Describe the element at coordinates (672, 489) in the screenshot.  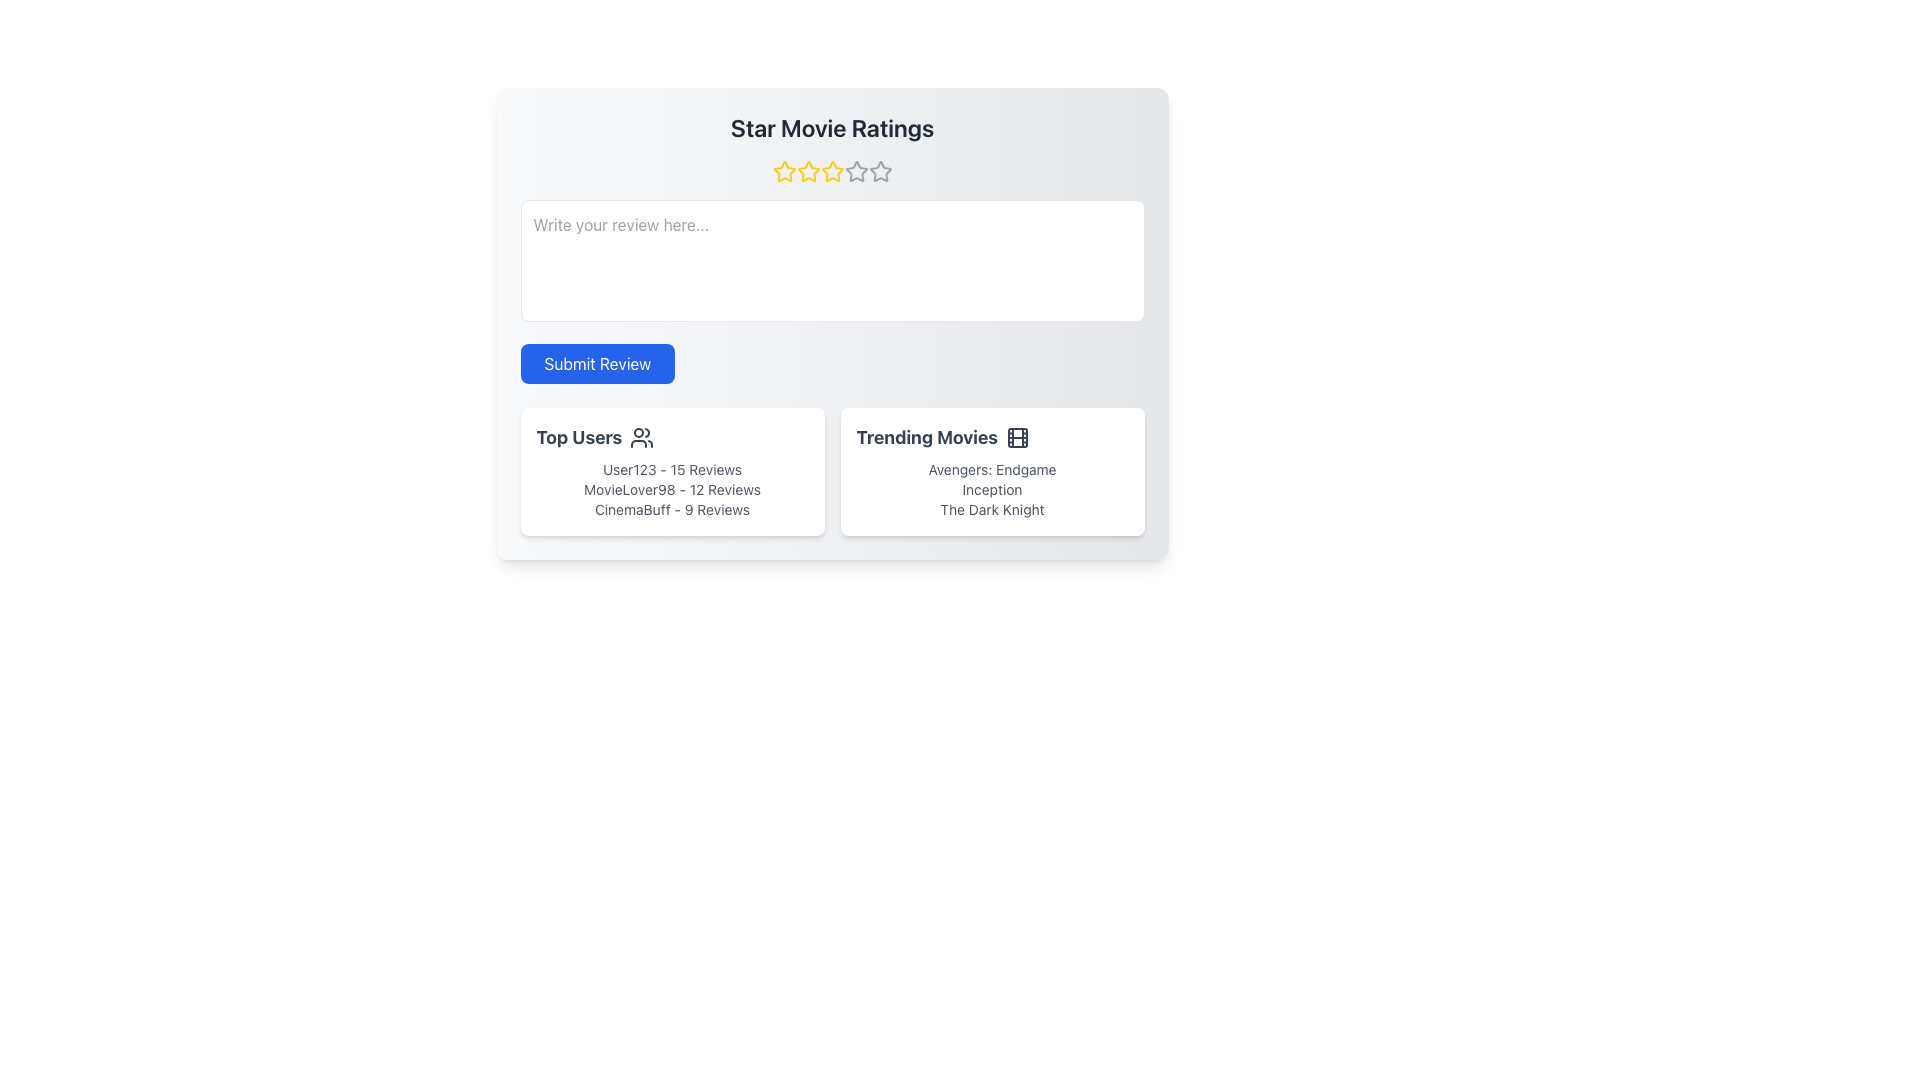
I see `text label displaying the username 'MovieLover98' with 12 reviews, which is the second item in the vertical list of user reviews in the 'Top Users' section` at that location.